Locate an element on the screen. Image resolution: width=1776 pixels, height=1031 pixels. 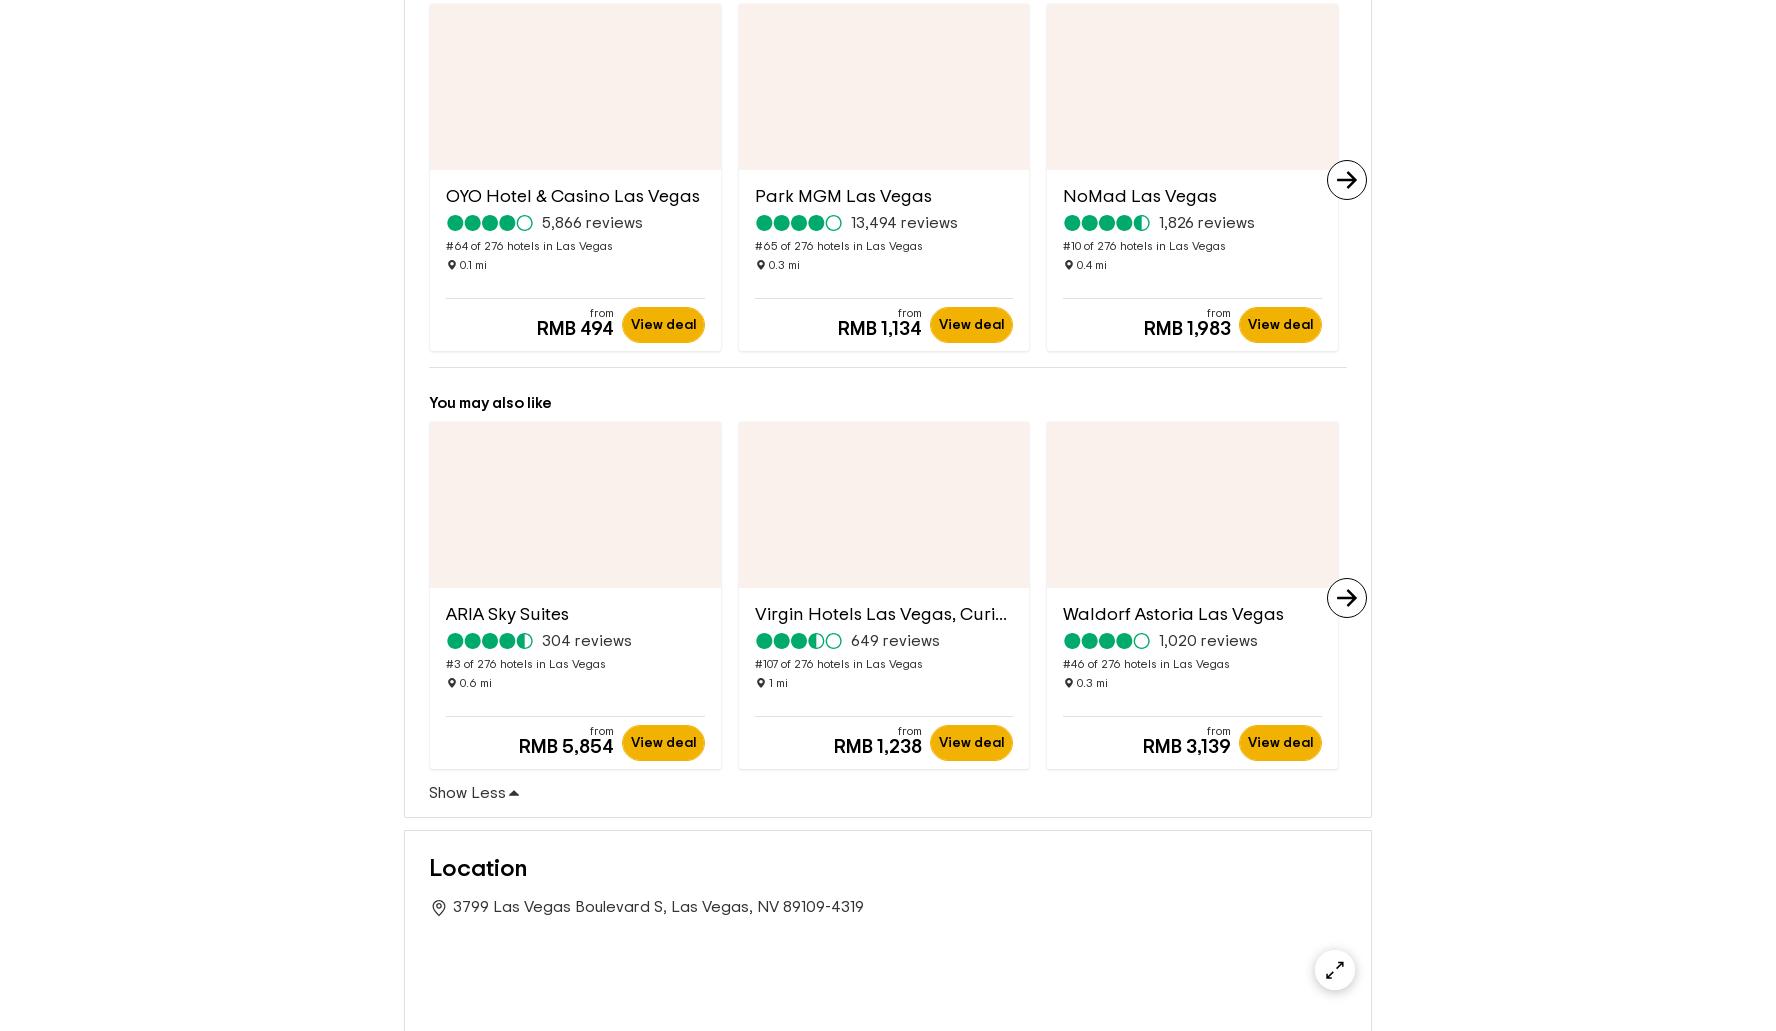
'#107 of 276 hotels in Las Vegas' is located at coordinates (752, 632).